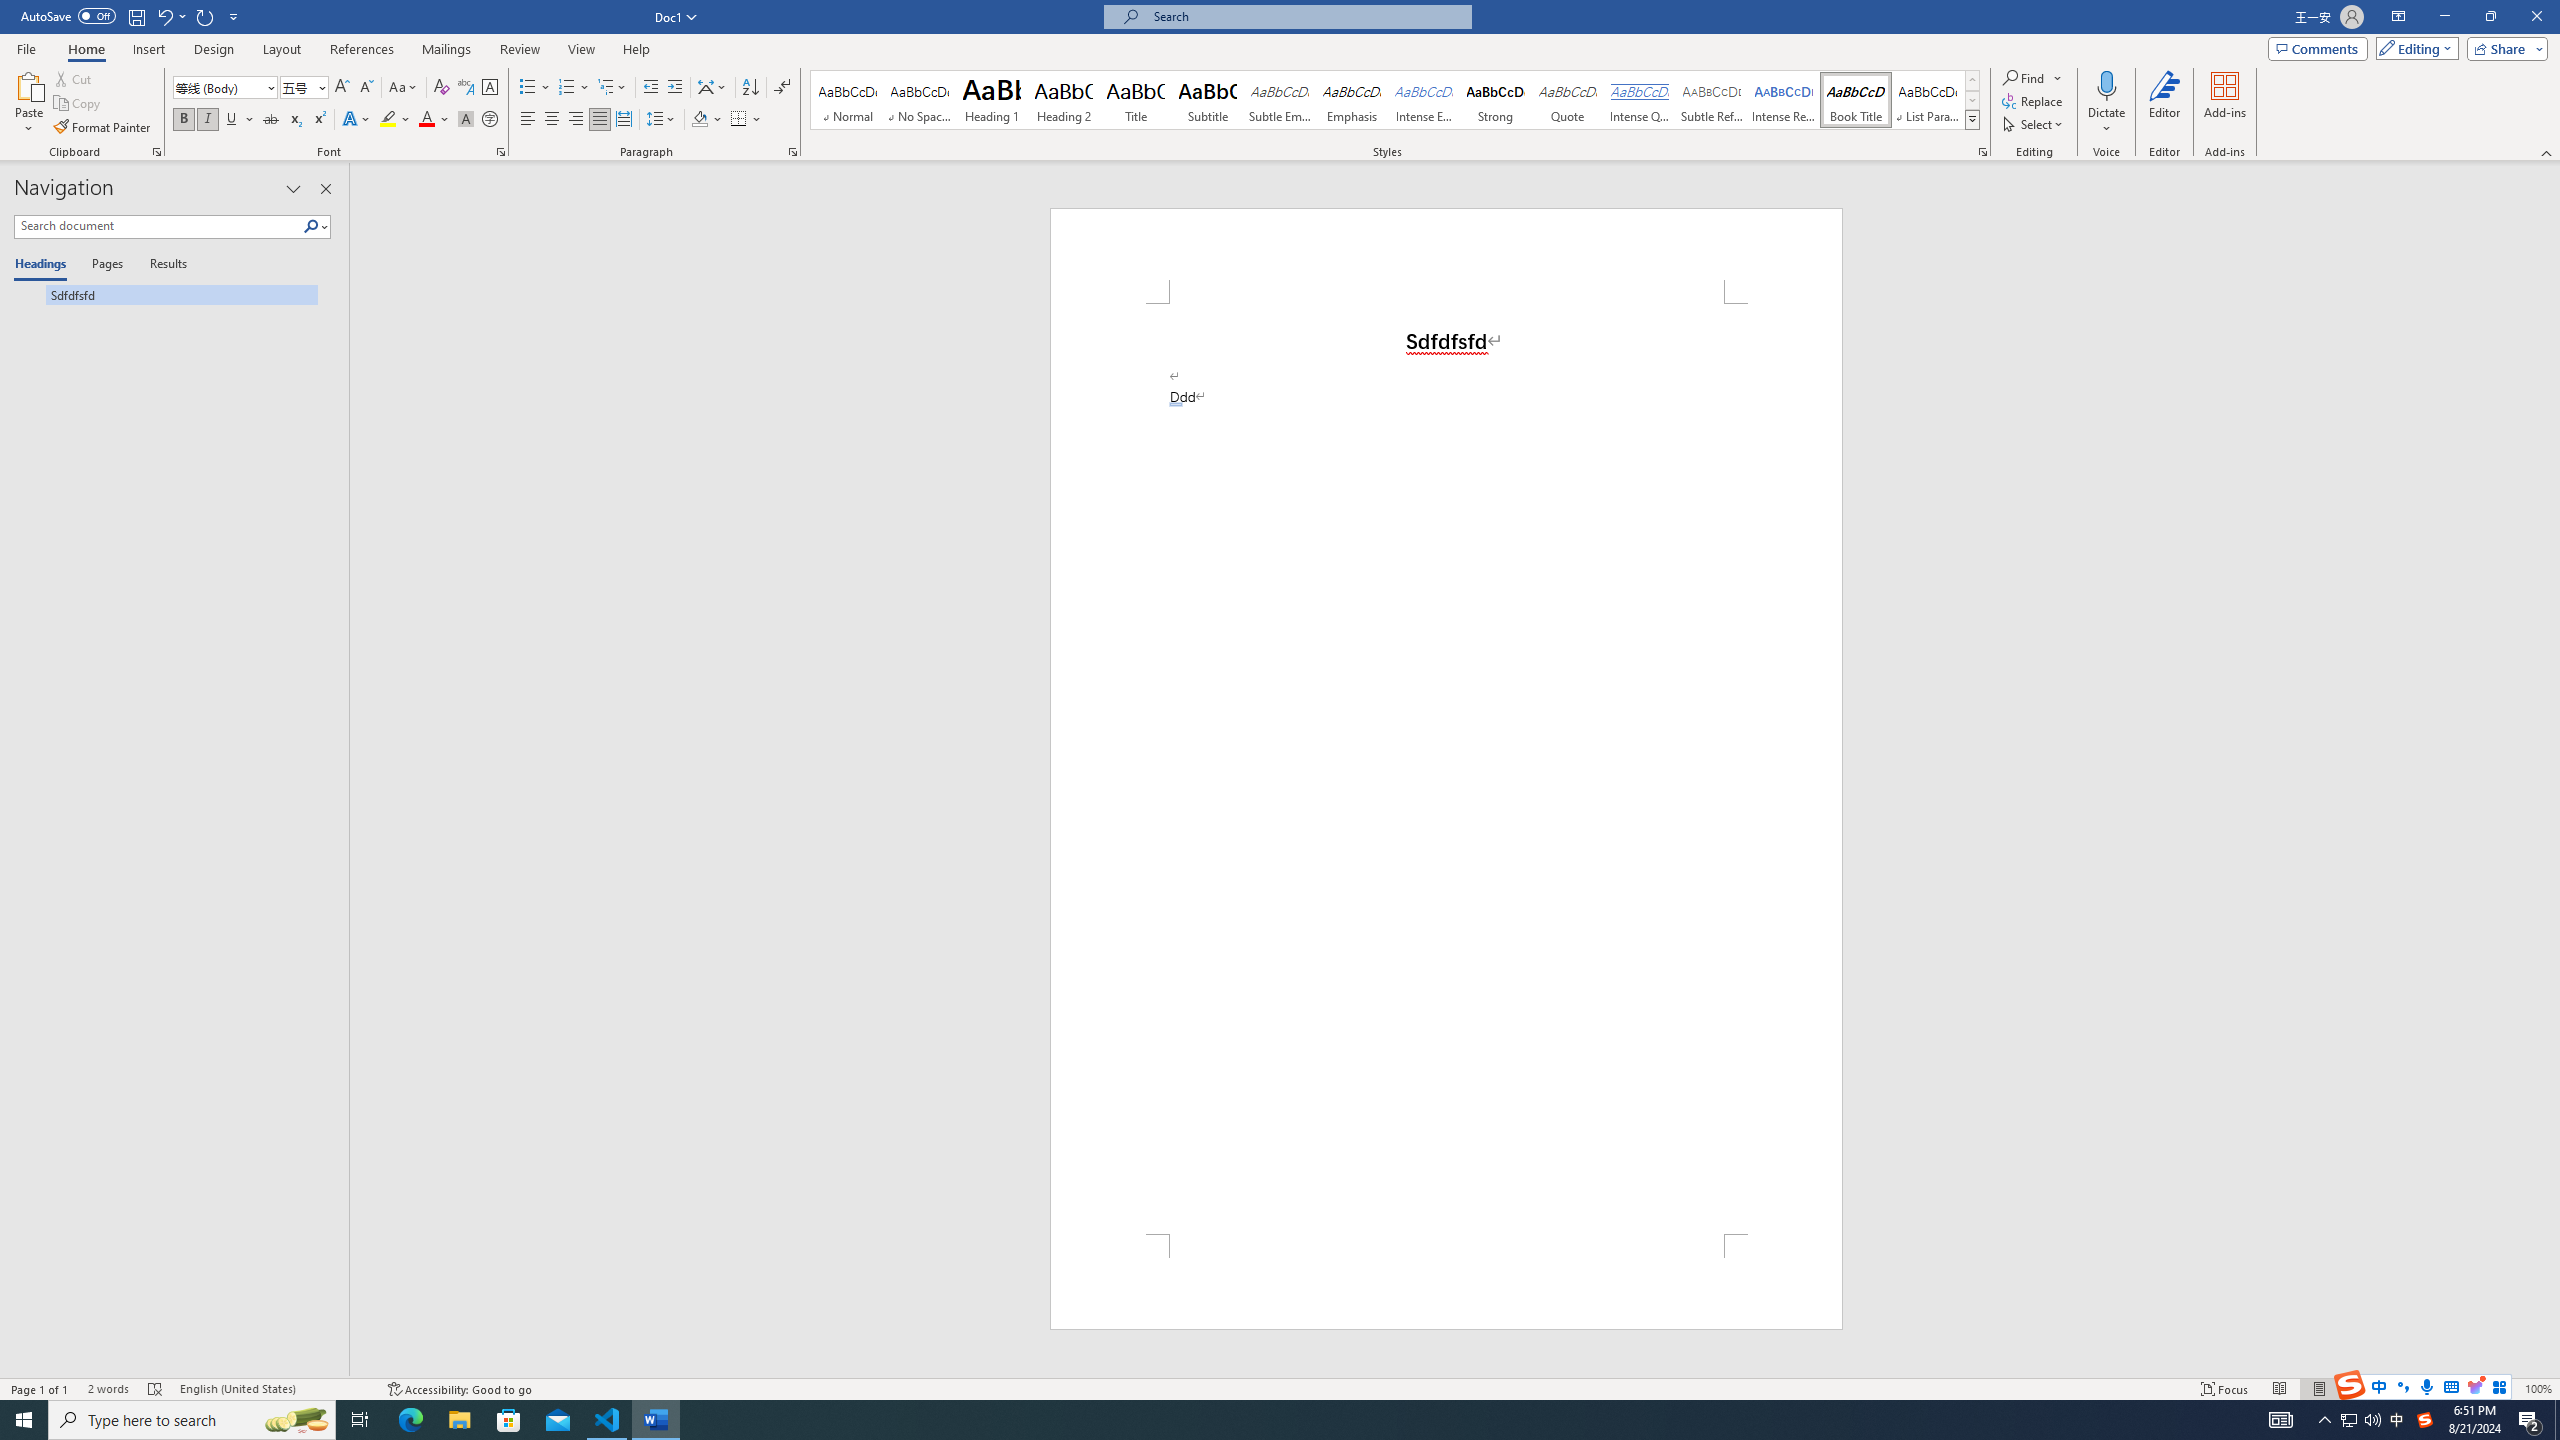 Image resolution: width=2560 pixels, height=1440 pixels. What do you see at coordinates (1784, 99) in the screenshot?
I see `'Intense Reference'` at bounding box center [1784, 99].